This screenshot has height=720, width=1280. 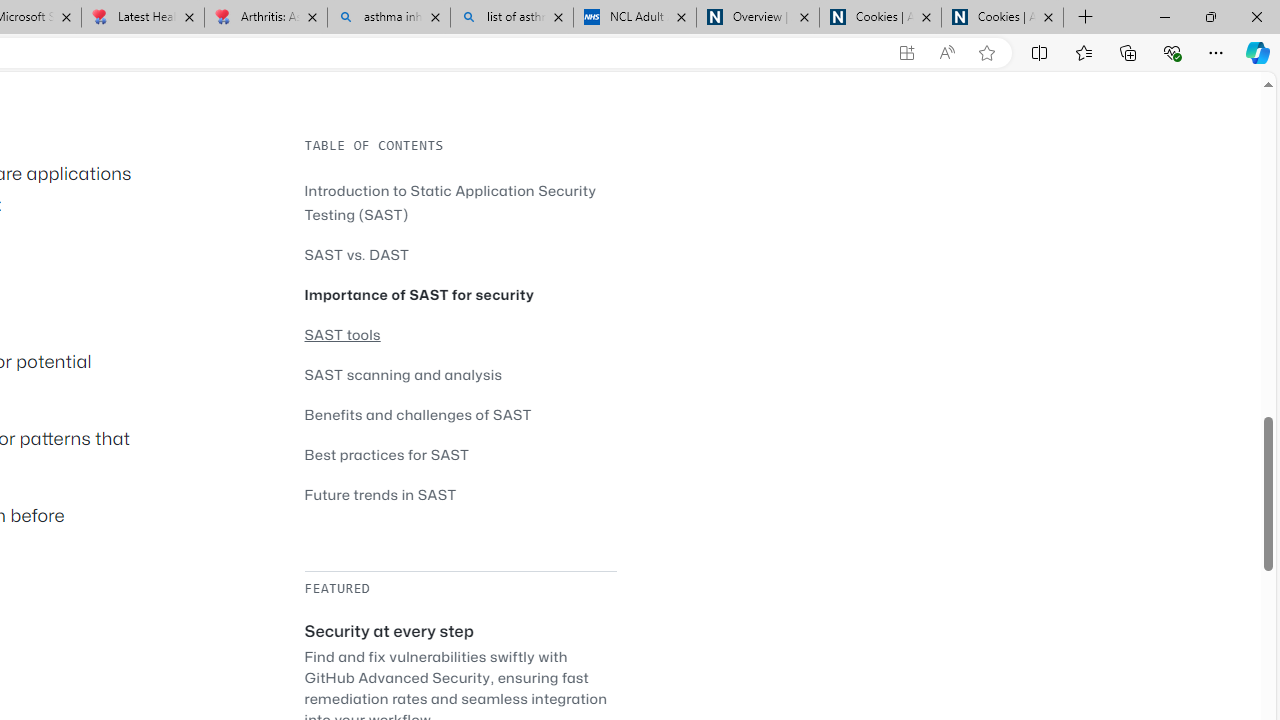 I want to click on 'Introduction to Static Application Security Testing (SAST)', so click(x=459, y=202).